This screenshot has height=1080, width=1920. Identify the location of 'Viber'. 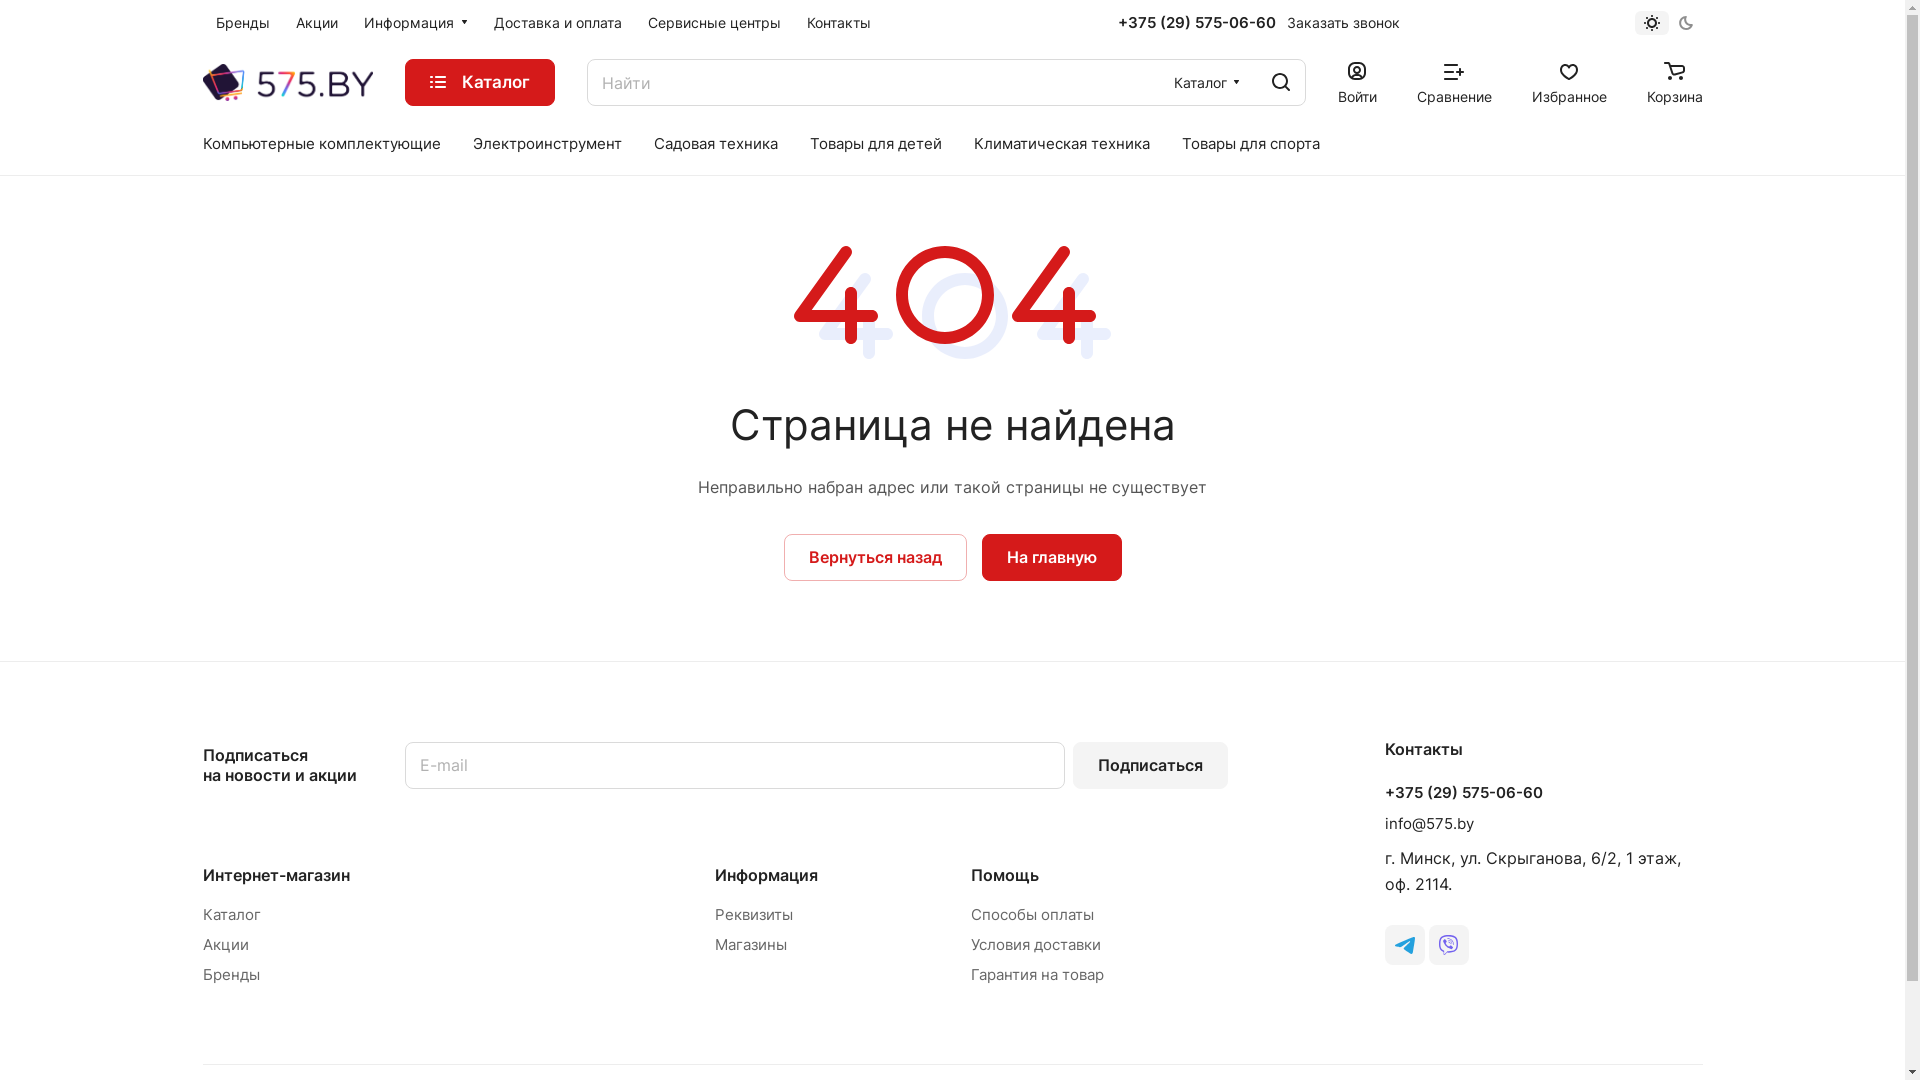
(1448, 945).